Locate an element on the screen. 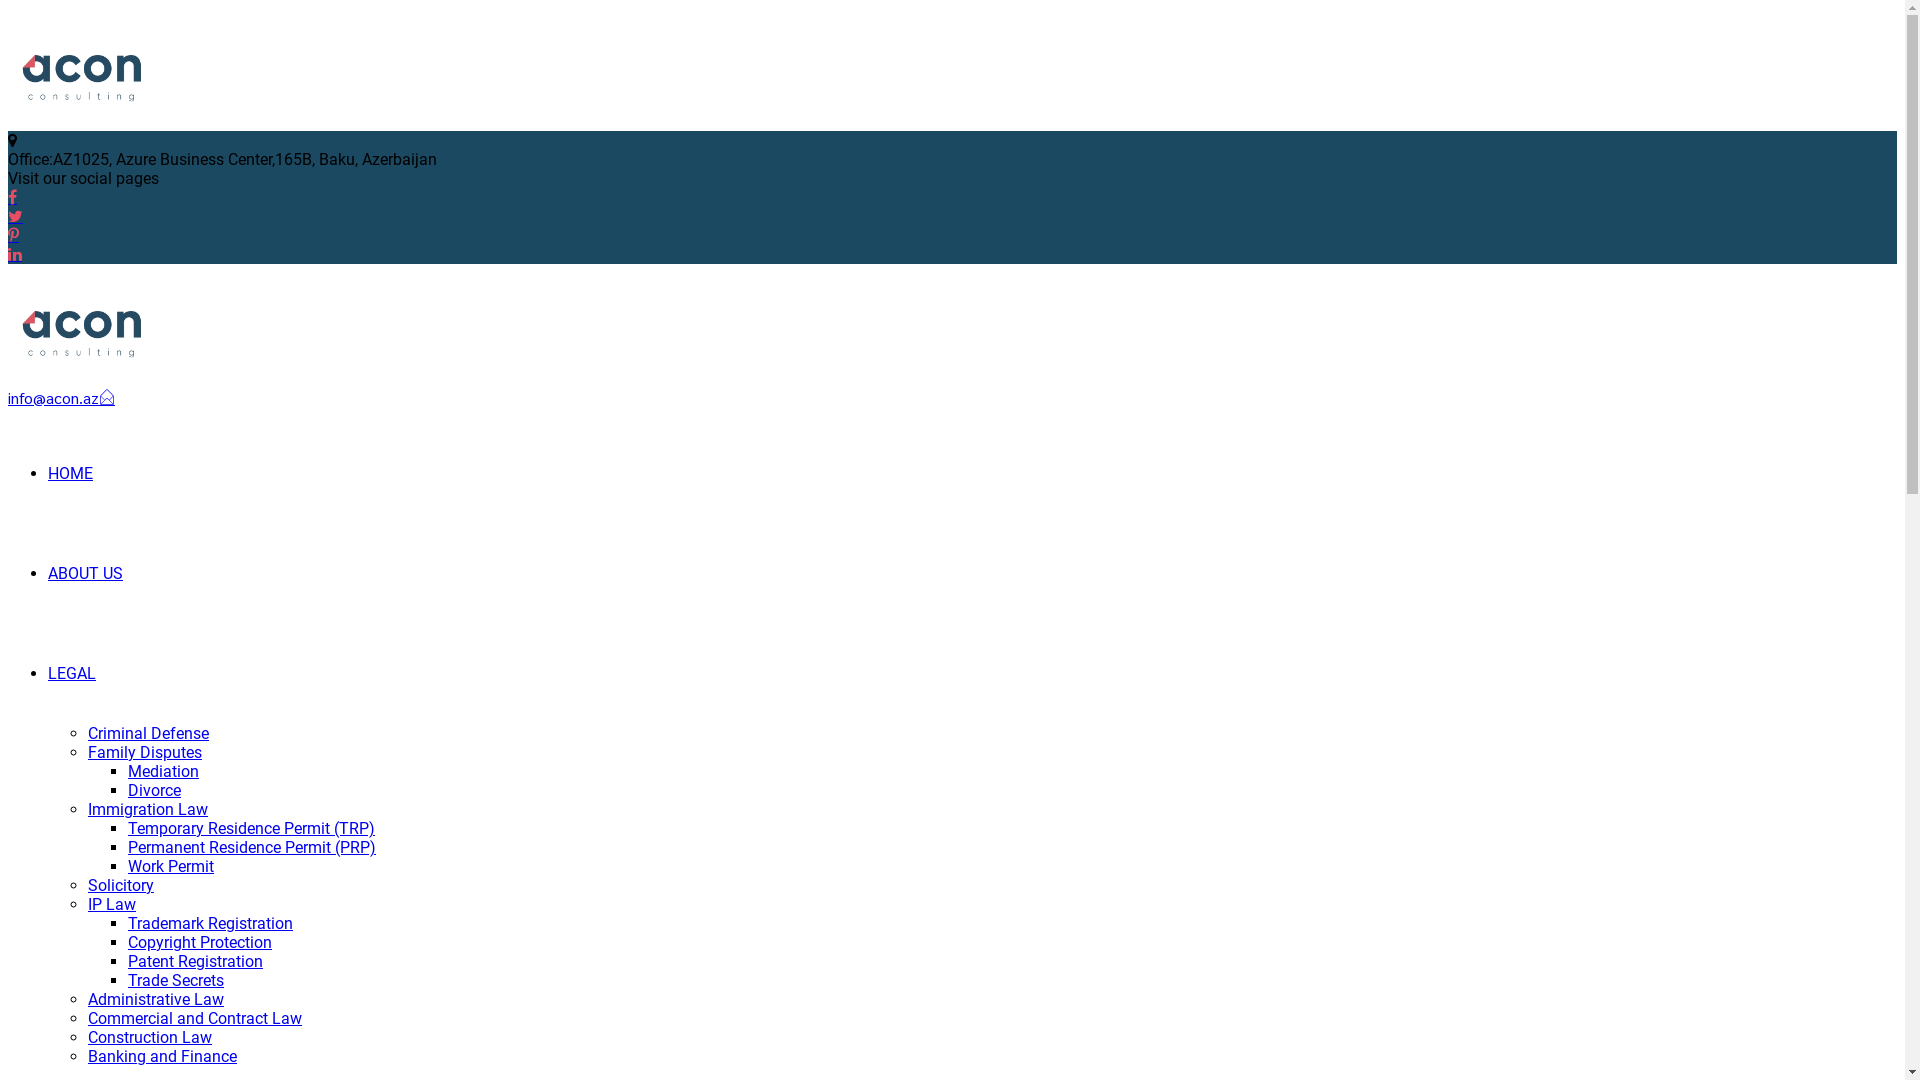 The width and height of the screenshot is (1920, 1080). 'Immigration Law' is located at coordinates (147, 808).